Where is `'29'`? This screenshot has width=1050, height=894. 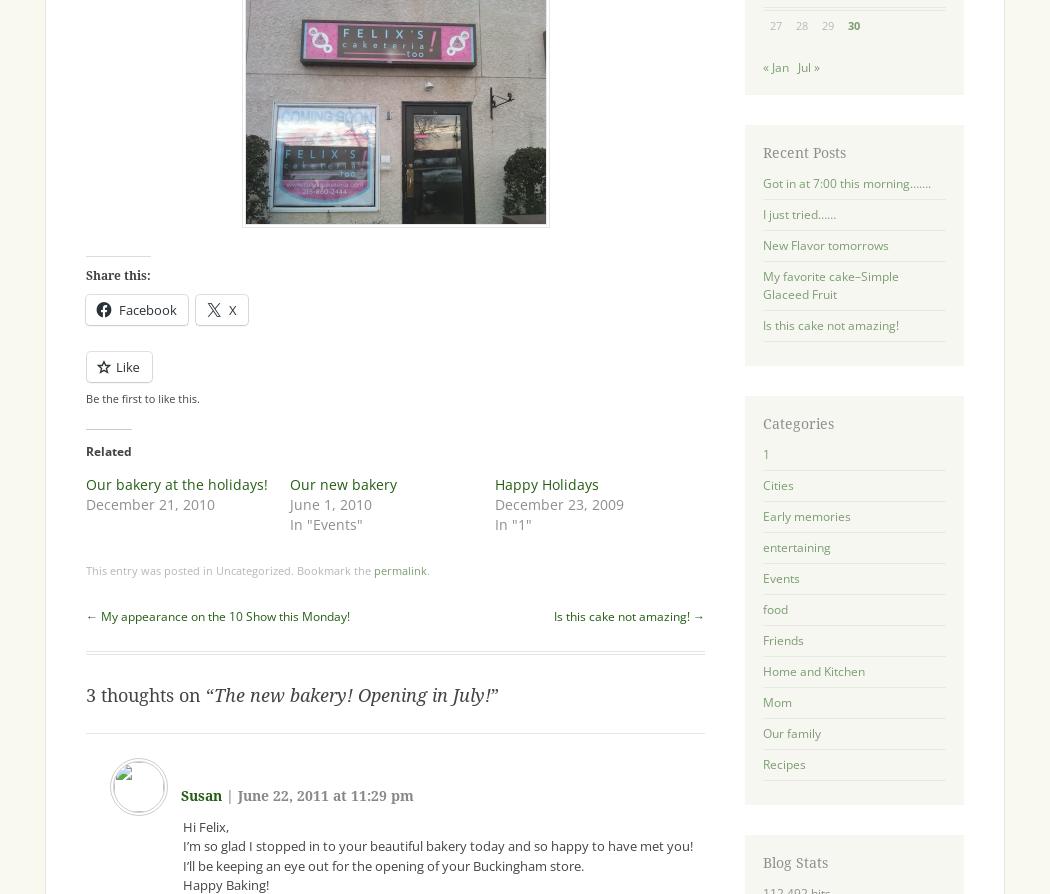
'29' is located at coordinates (828, 25).